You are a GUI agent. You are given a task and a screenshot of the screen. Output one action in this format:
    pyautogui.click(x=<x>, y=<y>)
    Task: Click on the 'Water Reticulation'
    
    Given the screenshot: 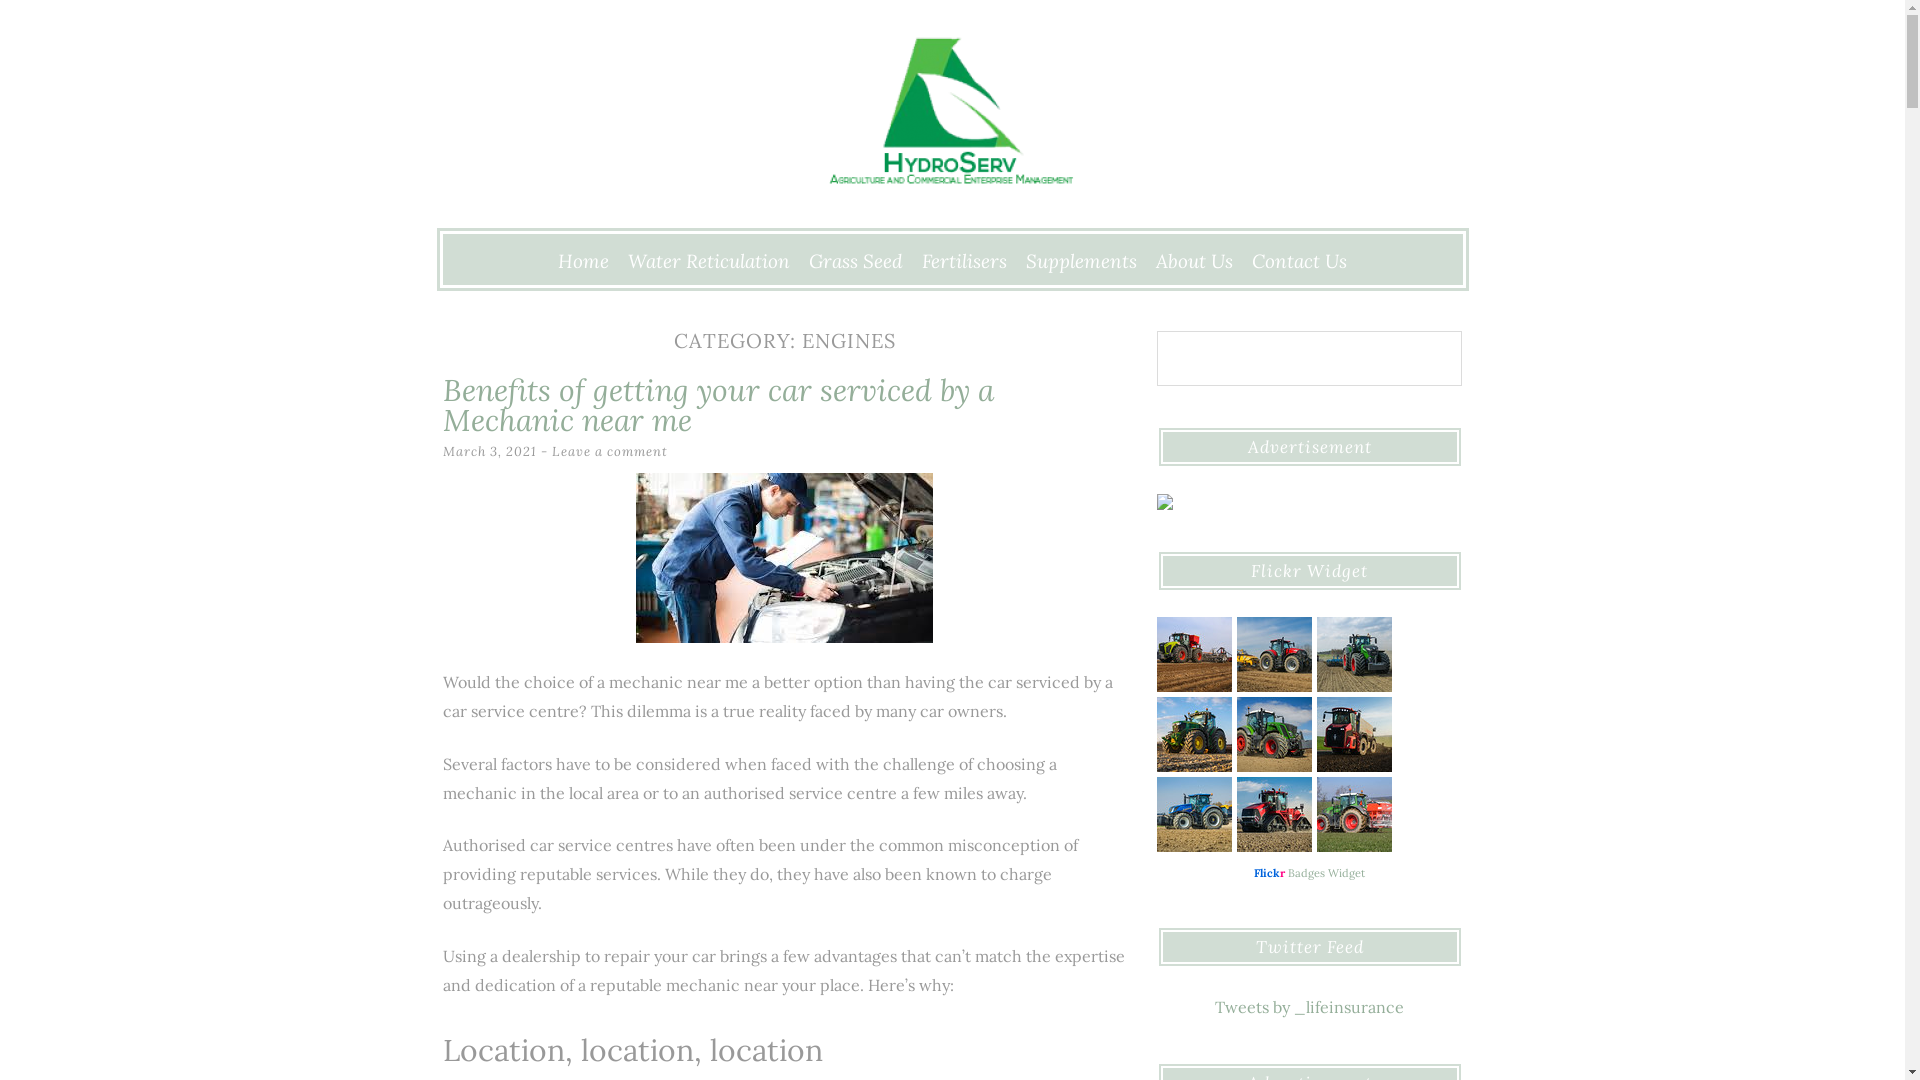 What is the action you would take?
    pyautogui.click(x=709, y=260)
    